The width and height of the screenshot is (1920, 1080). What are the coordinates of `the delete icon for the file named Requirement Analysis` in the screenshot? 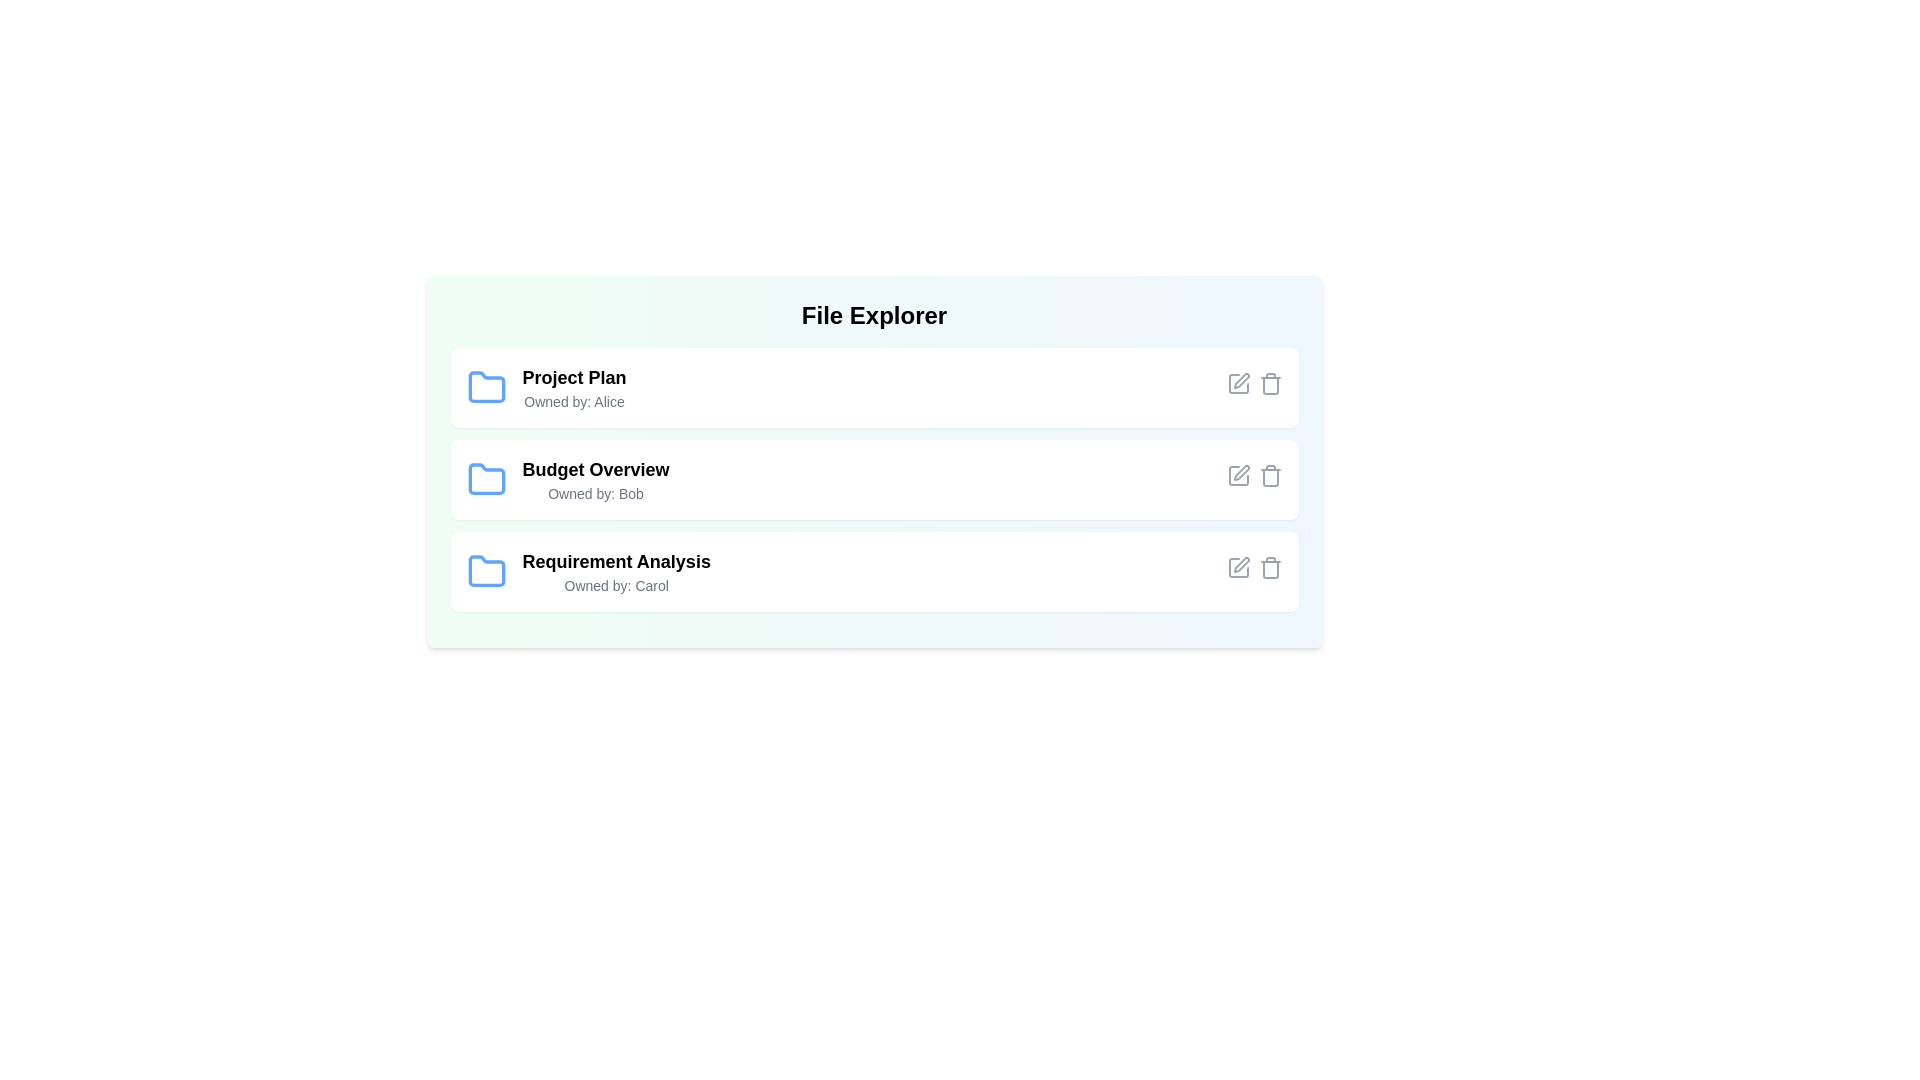 It's located at (1269, 567).